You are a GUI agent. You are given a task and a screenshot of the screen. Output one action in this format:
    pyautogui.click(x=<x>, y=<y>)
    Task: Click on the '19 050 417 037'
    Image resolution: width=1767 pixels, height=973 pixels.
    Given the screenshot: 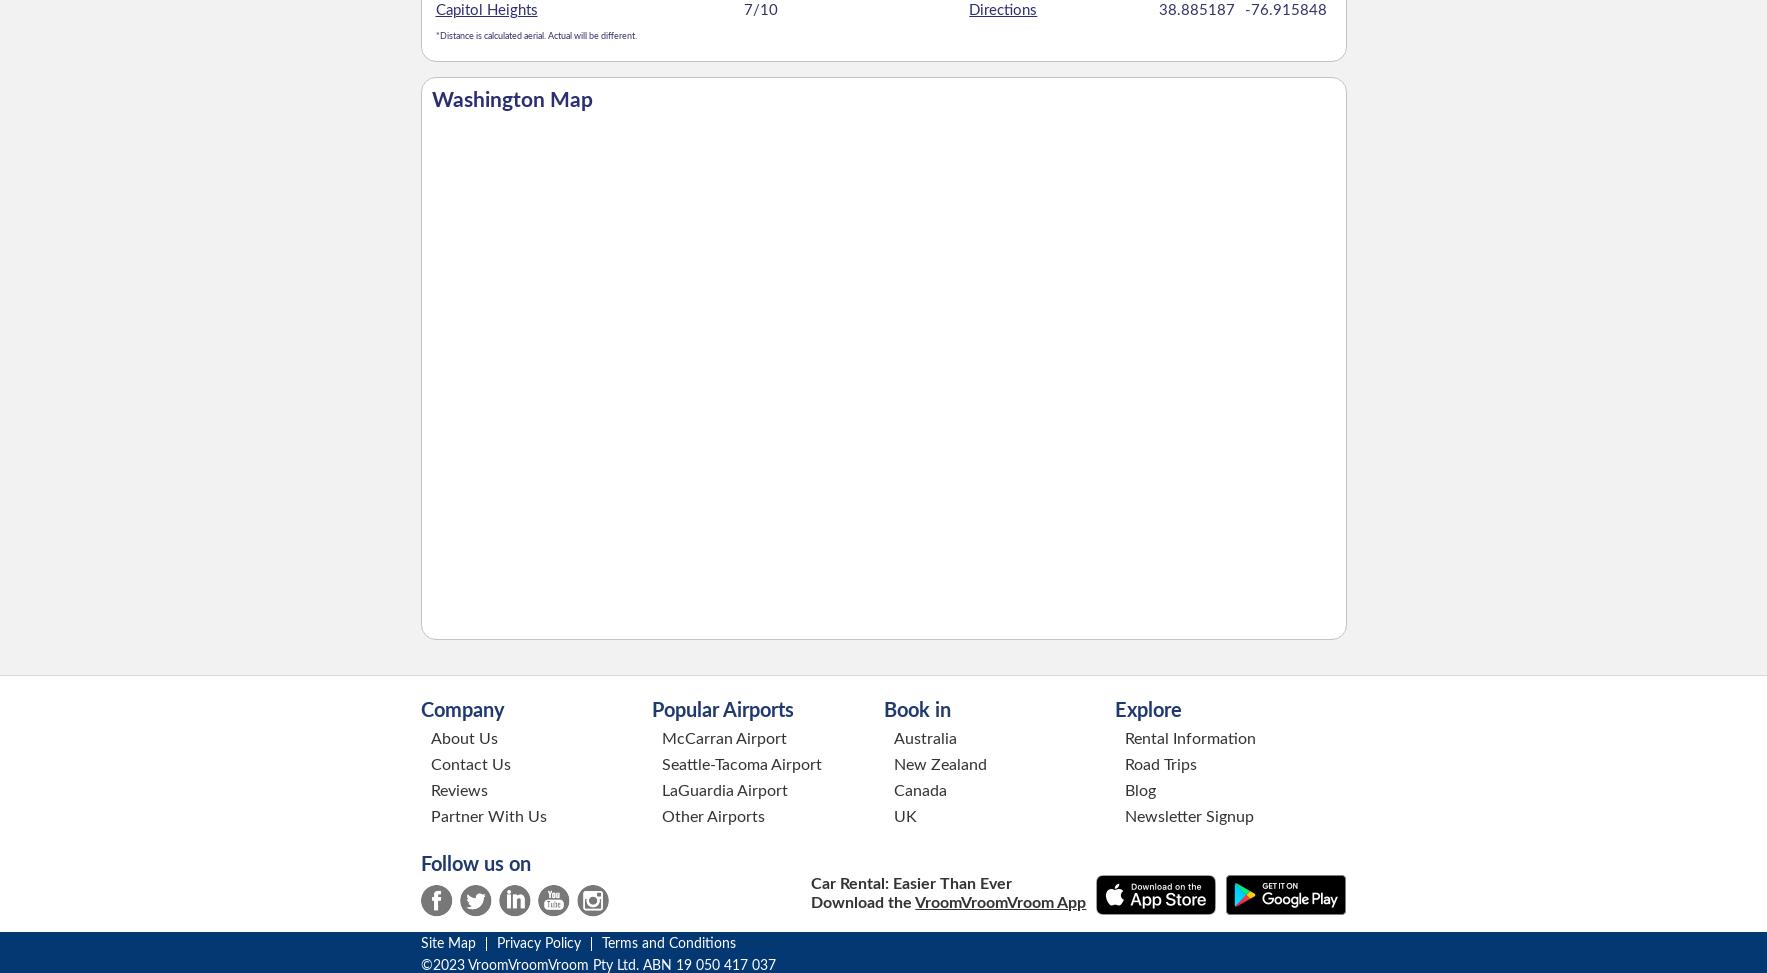 What is the action you would take?
    pyautogui.click(x=724, y=964)
    